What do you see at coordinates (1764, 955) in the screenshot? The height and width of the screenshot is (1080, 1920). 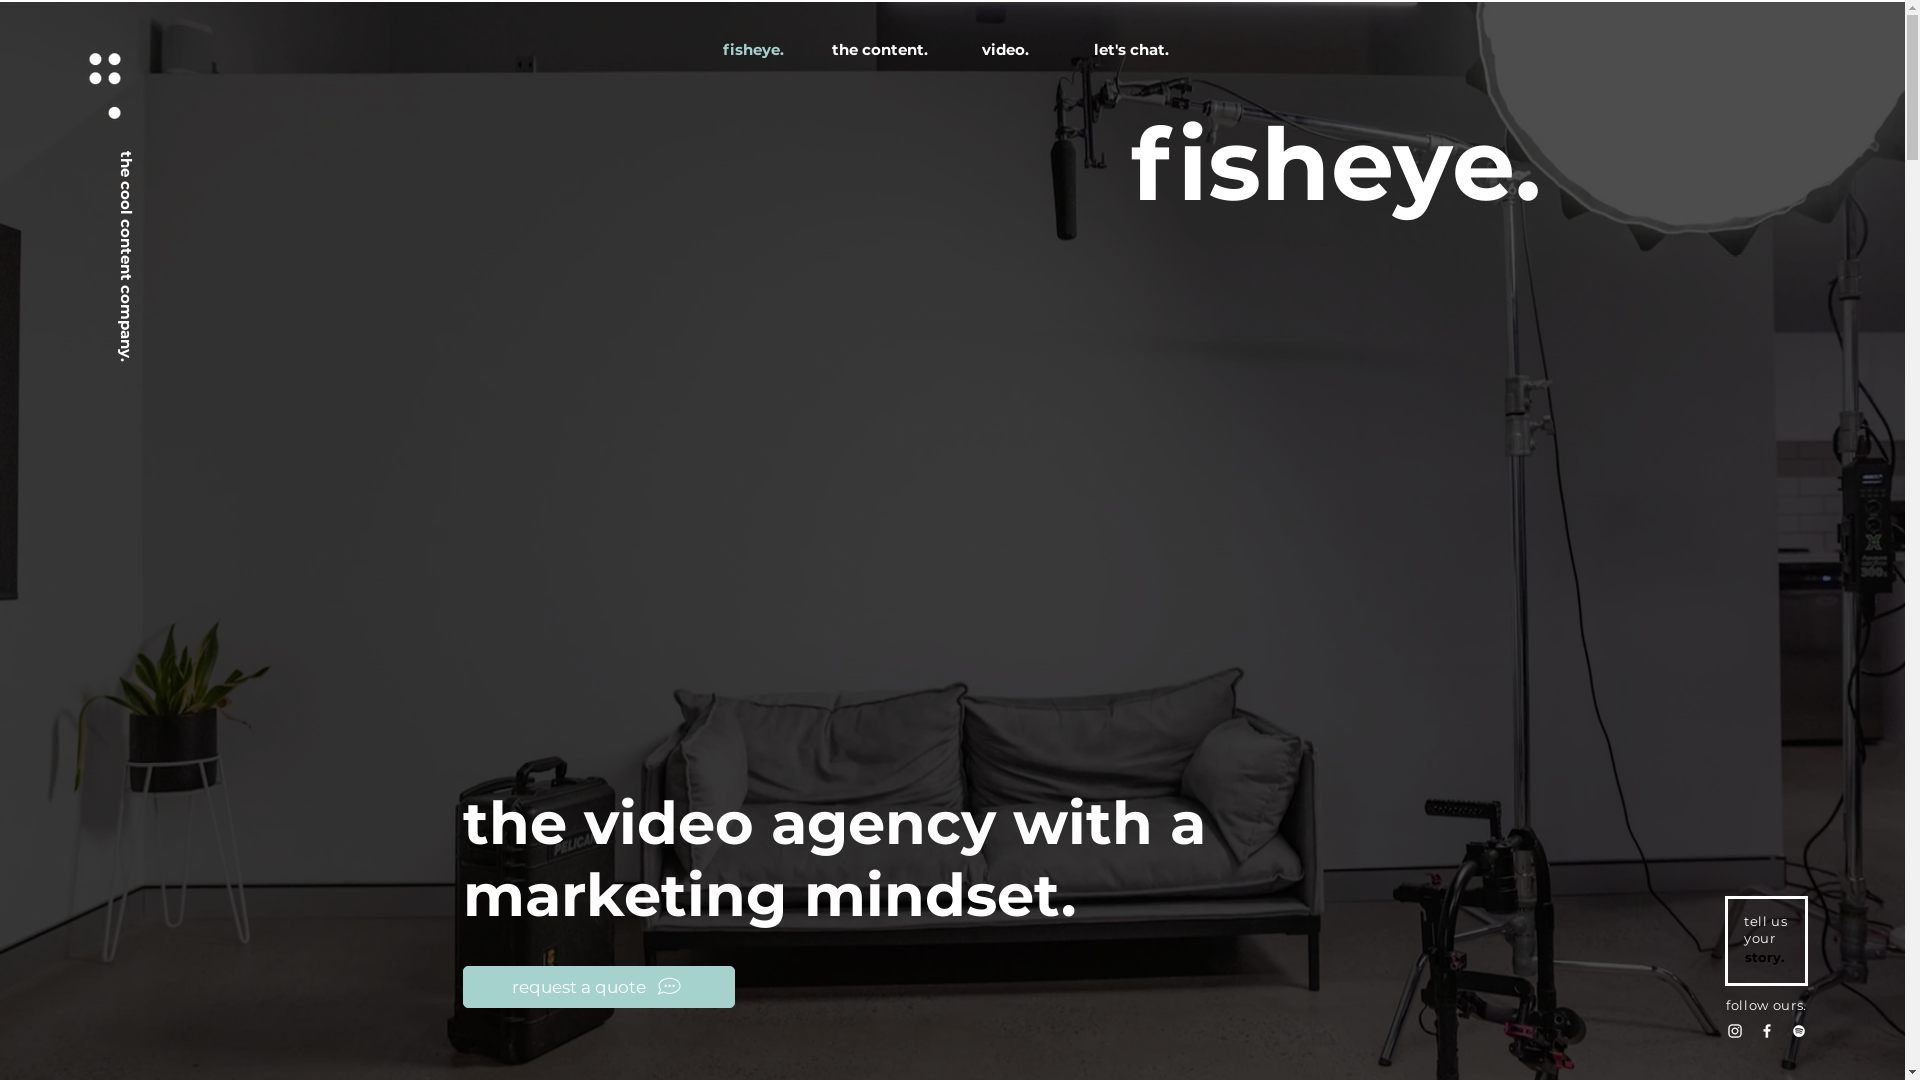 I see `'story.'` at bounding box center [1764, 955].